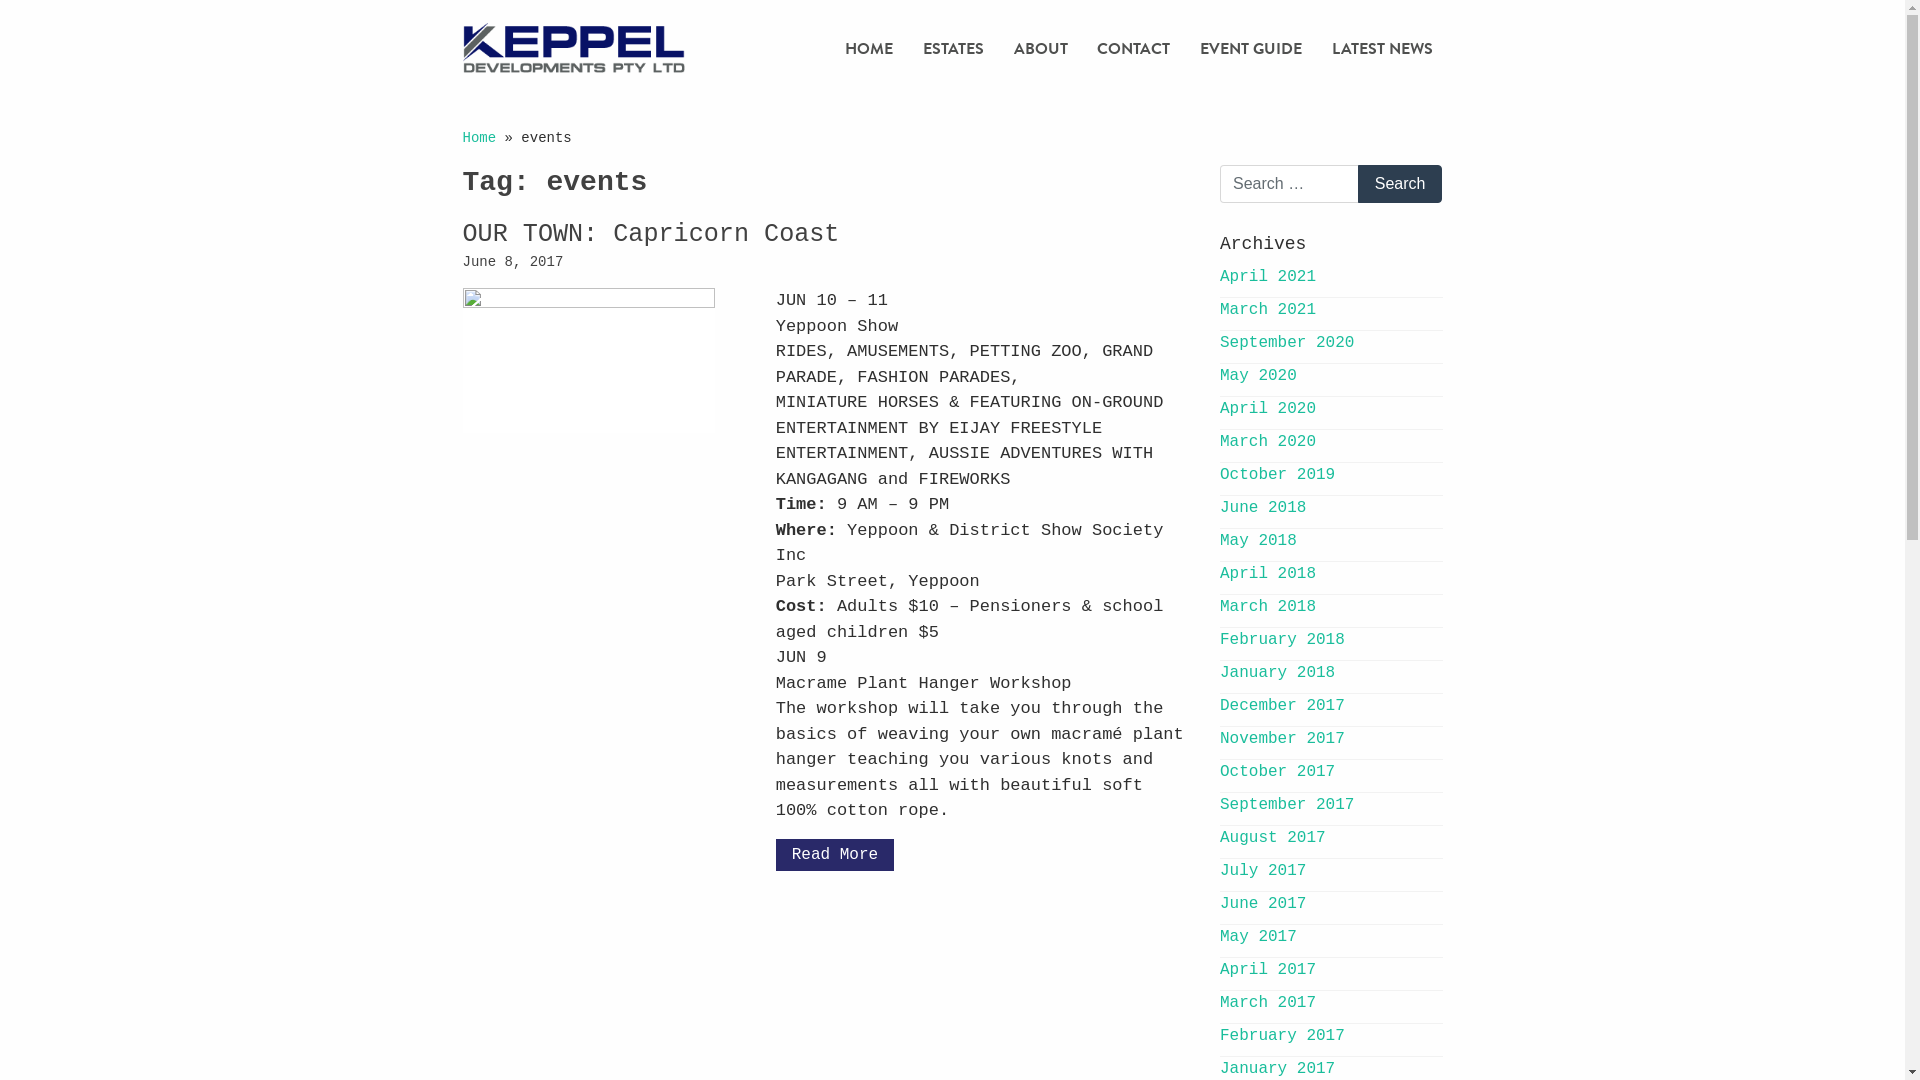  Describe the element at coordinates (1266, 407) in the screenshot. I see `'April 2020'` at that location.